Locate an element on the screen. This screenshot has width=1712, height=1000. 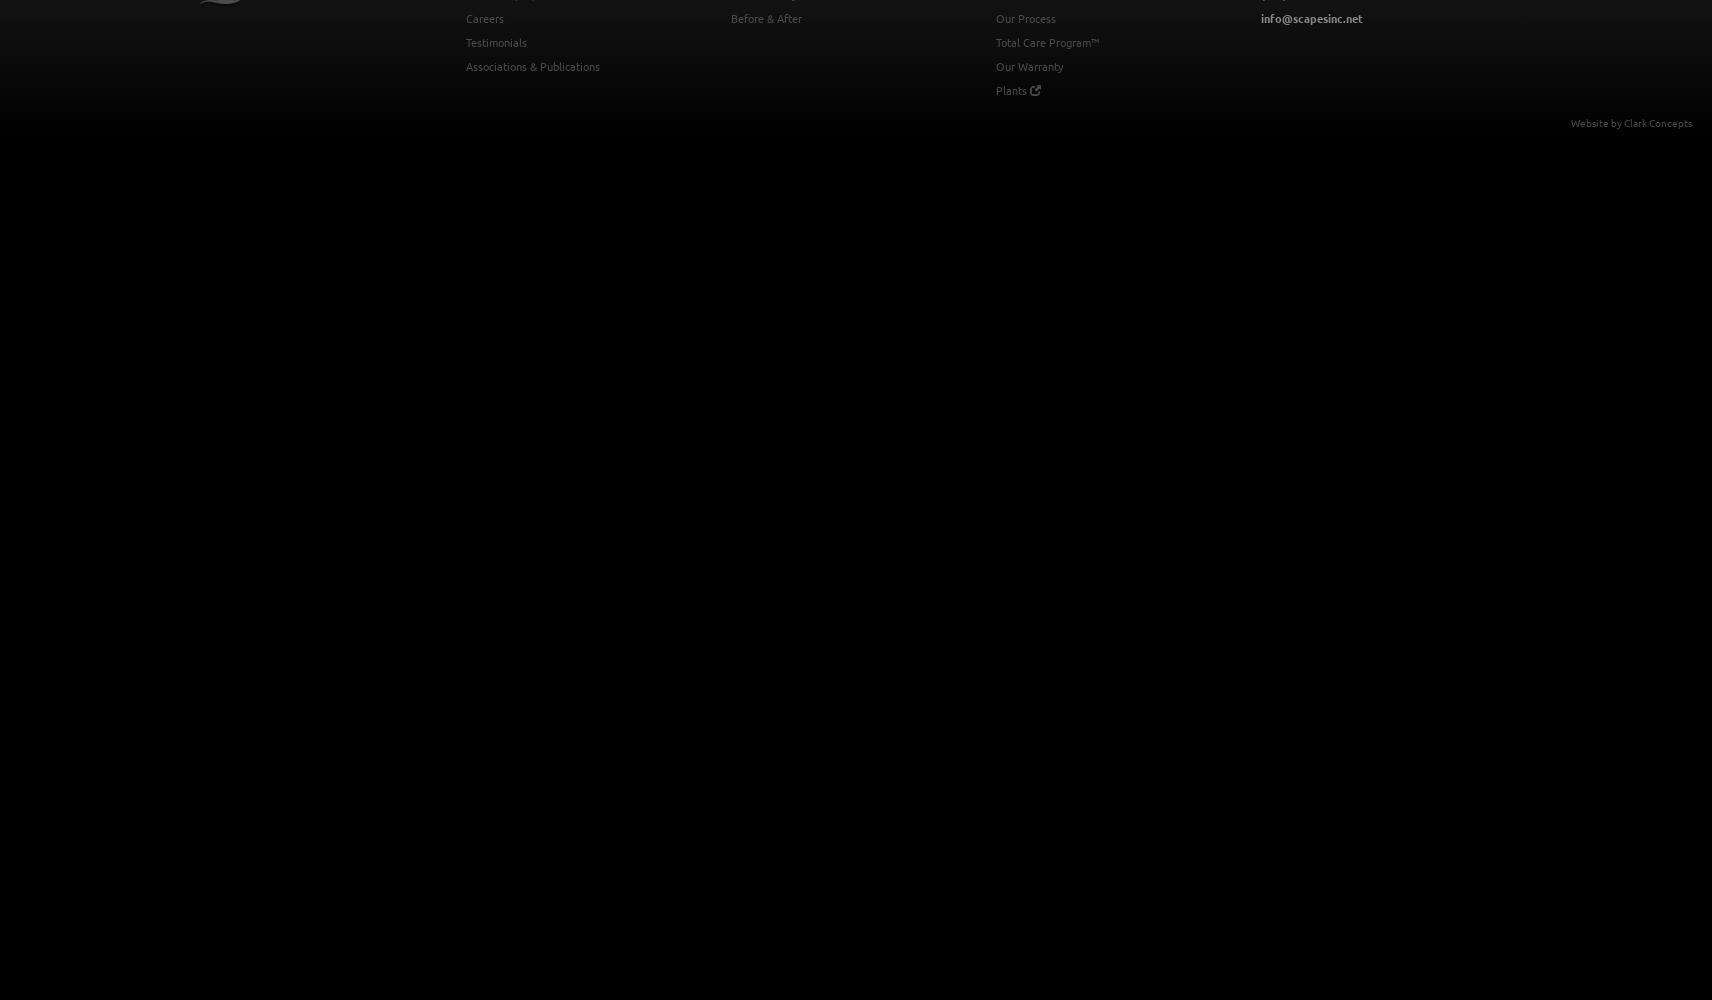
'Careers' is located at coordinates (484, 18).